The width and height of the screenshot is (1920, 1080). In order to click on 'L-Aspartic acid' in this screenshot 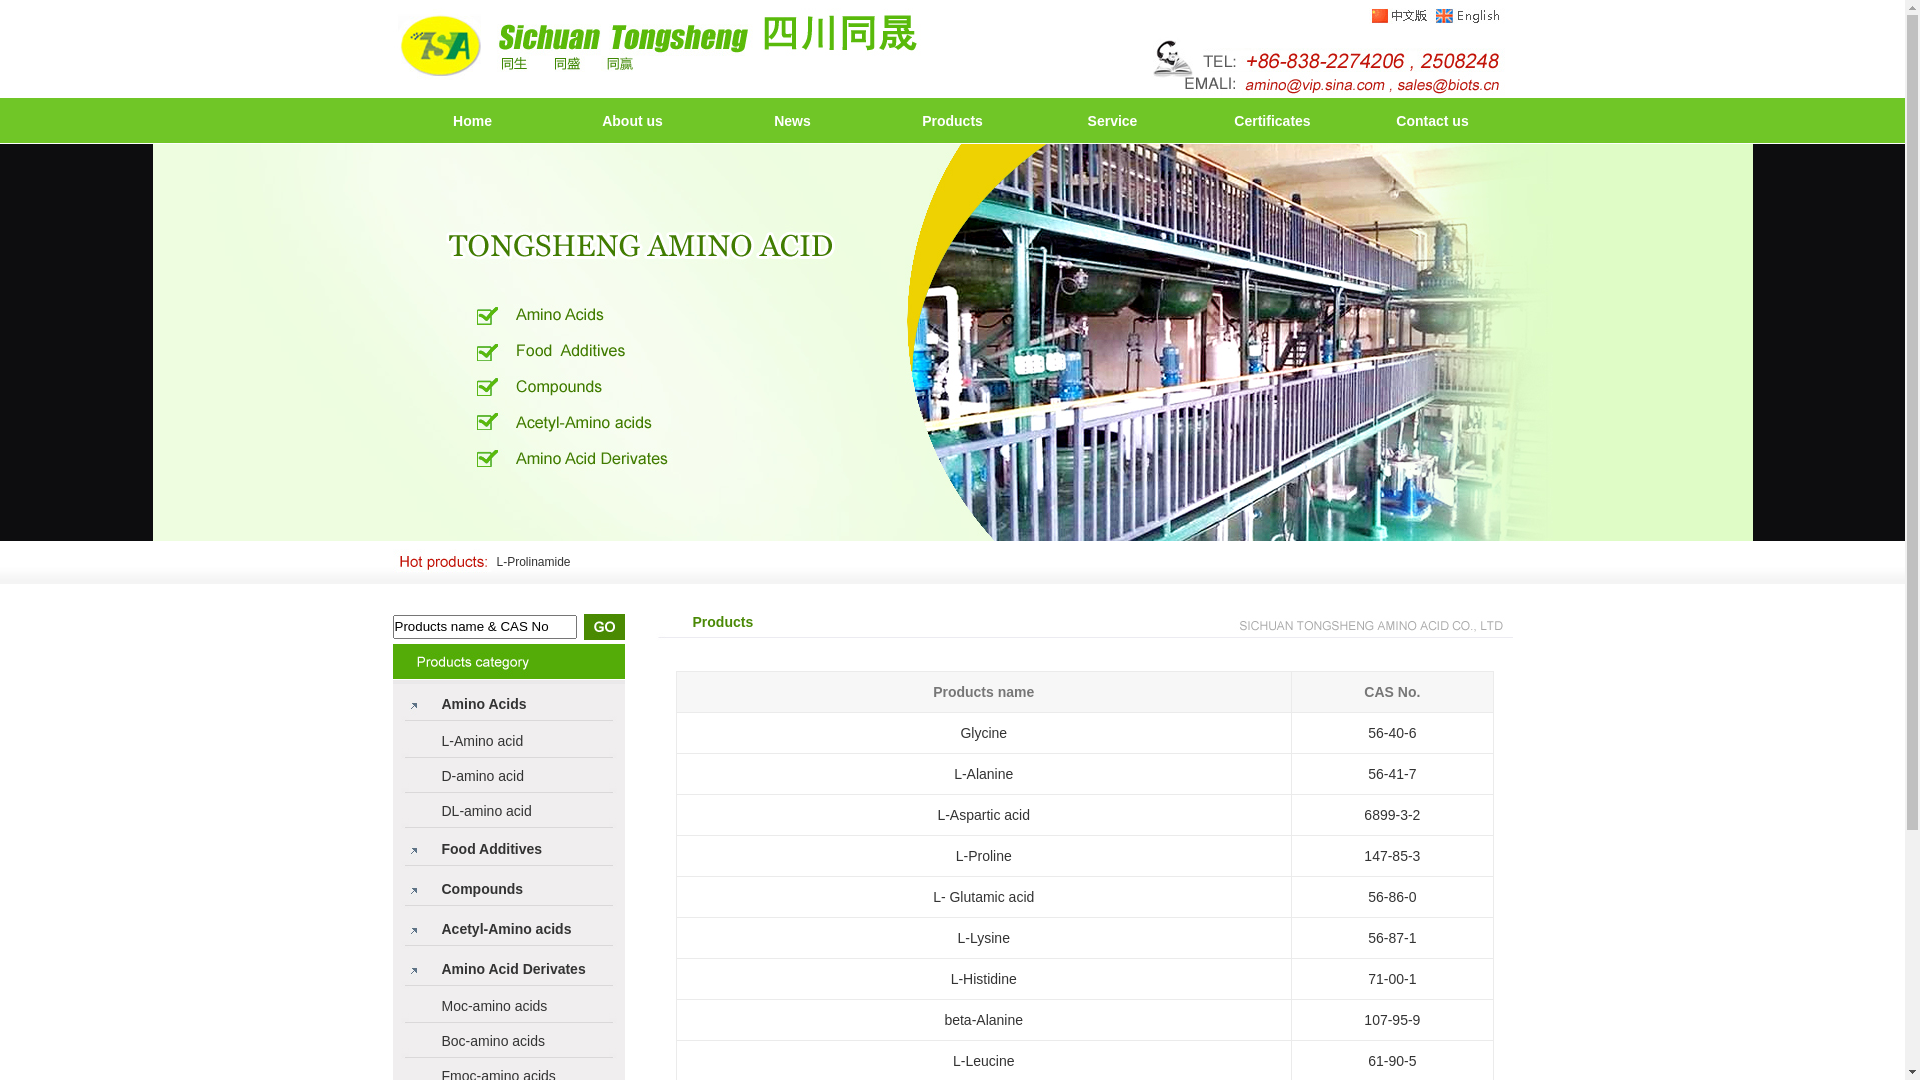, I will do `click(983, 813)`.